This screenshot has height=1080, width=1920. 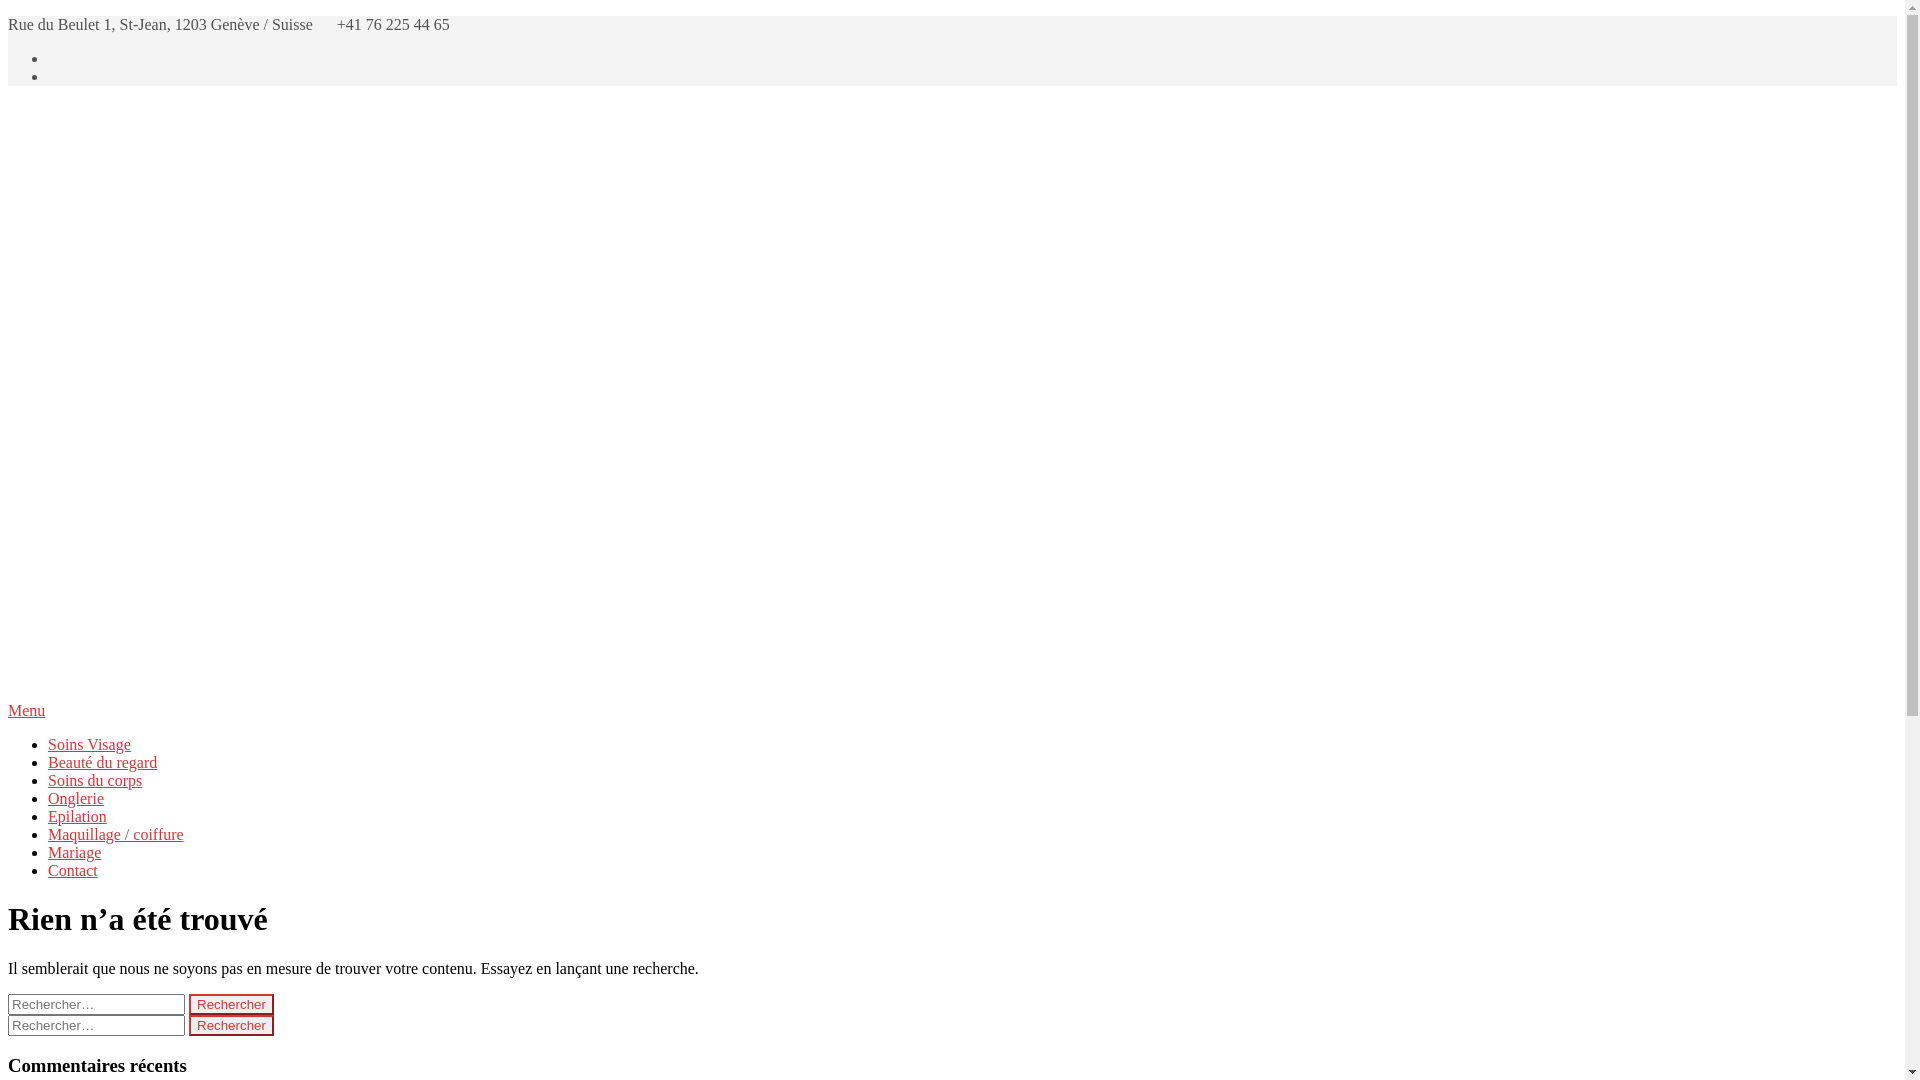 I want to click on 'Onglerie', so click(x=76, y=797).